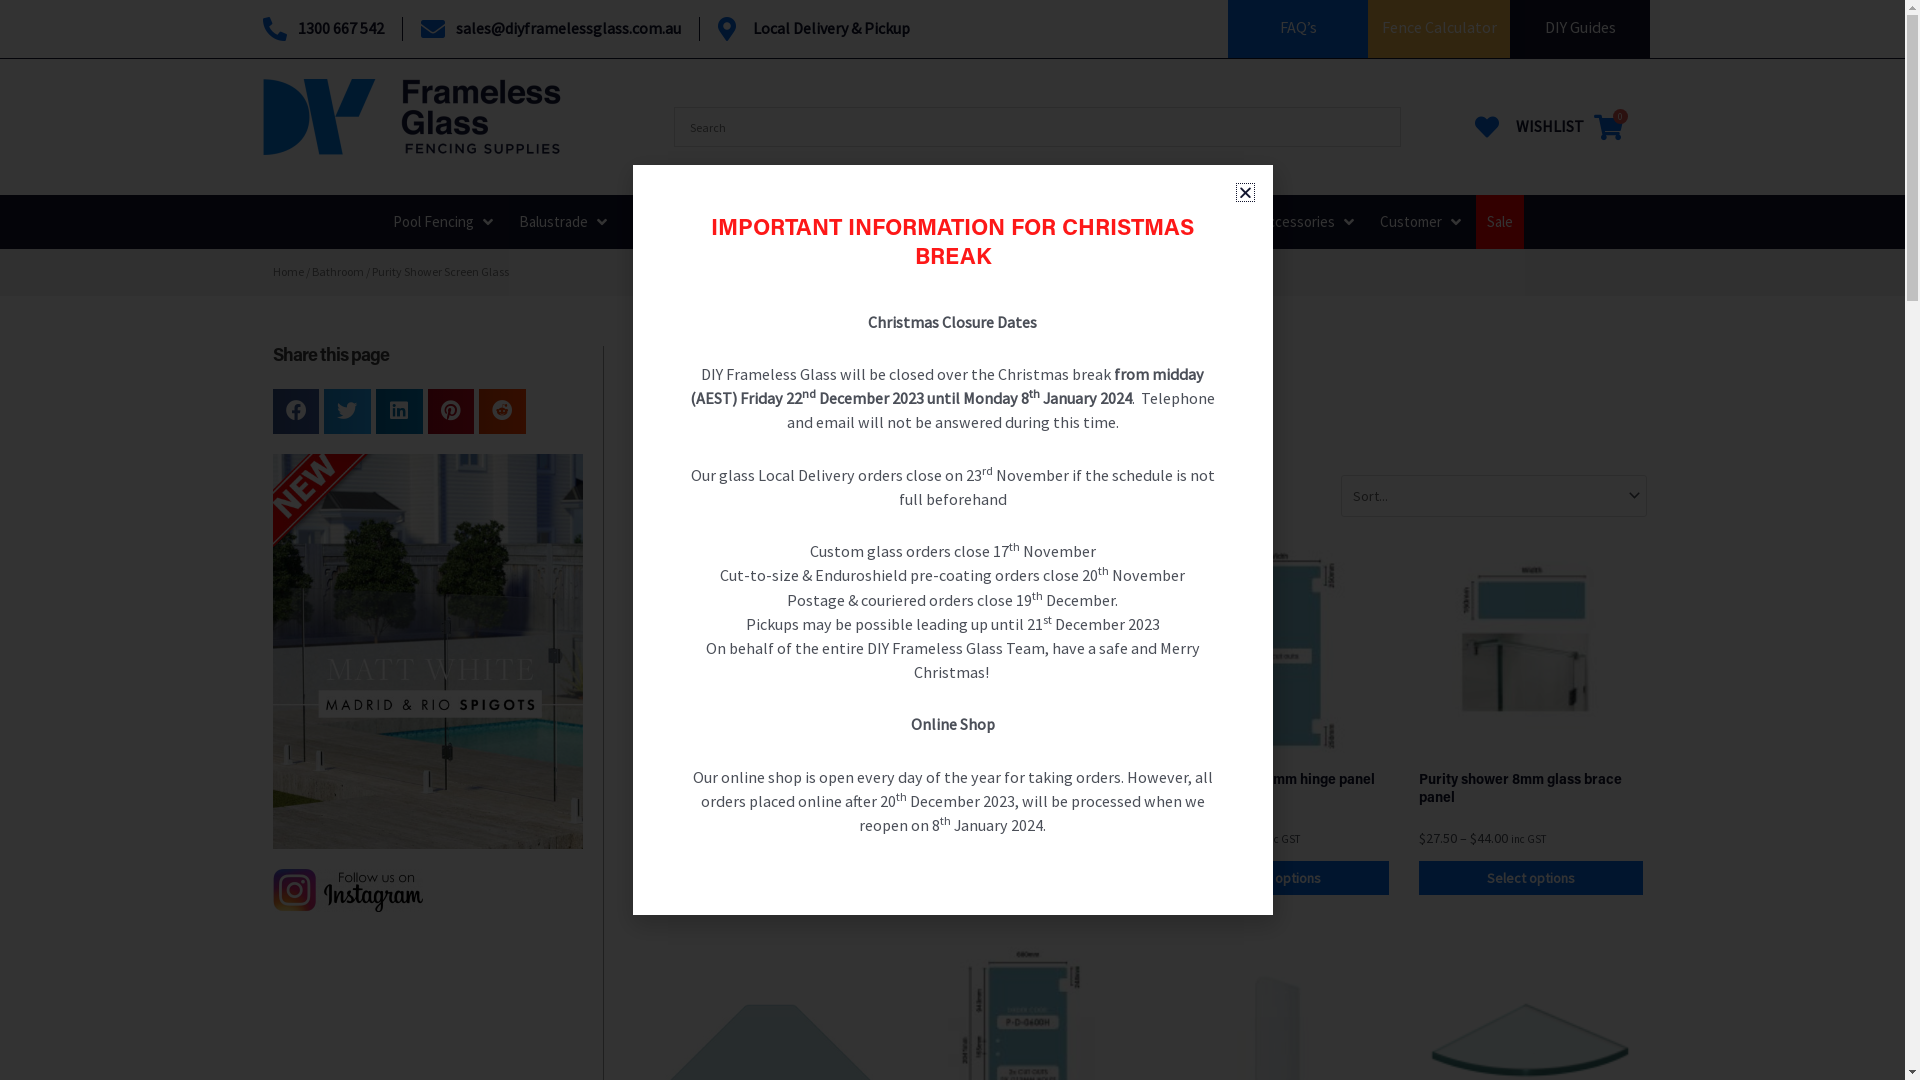  What do you see at coordinates (1276, 877) in the screenshot?
I see `'Select options'` at bounding box center [1276, 877].